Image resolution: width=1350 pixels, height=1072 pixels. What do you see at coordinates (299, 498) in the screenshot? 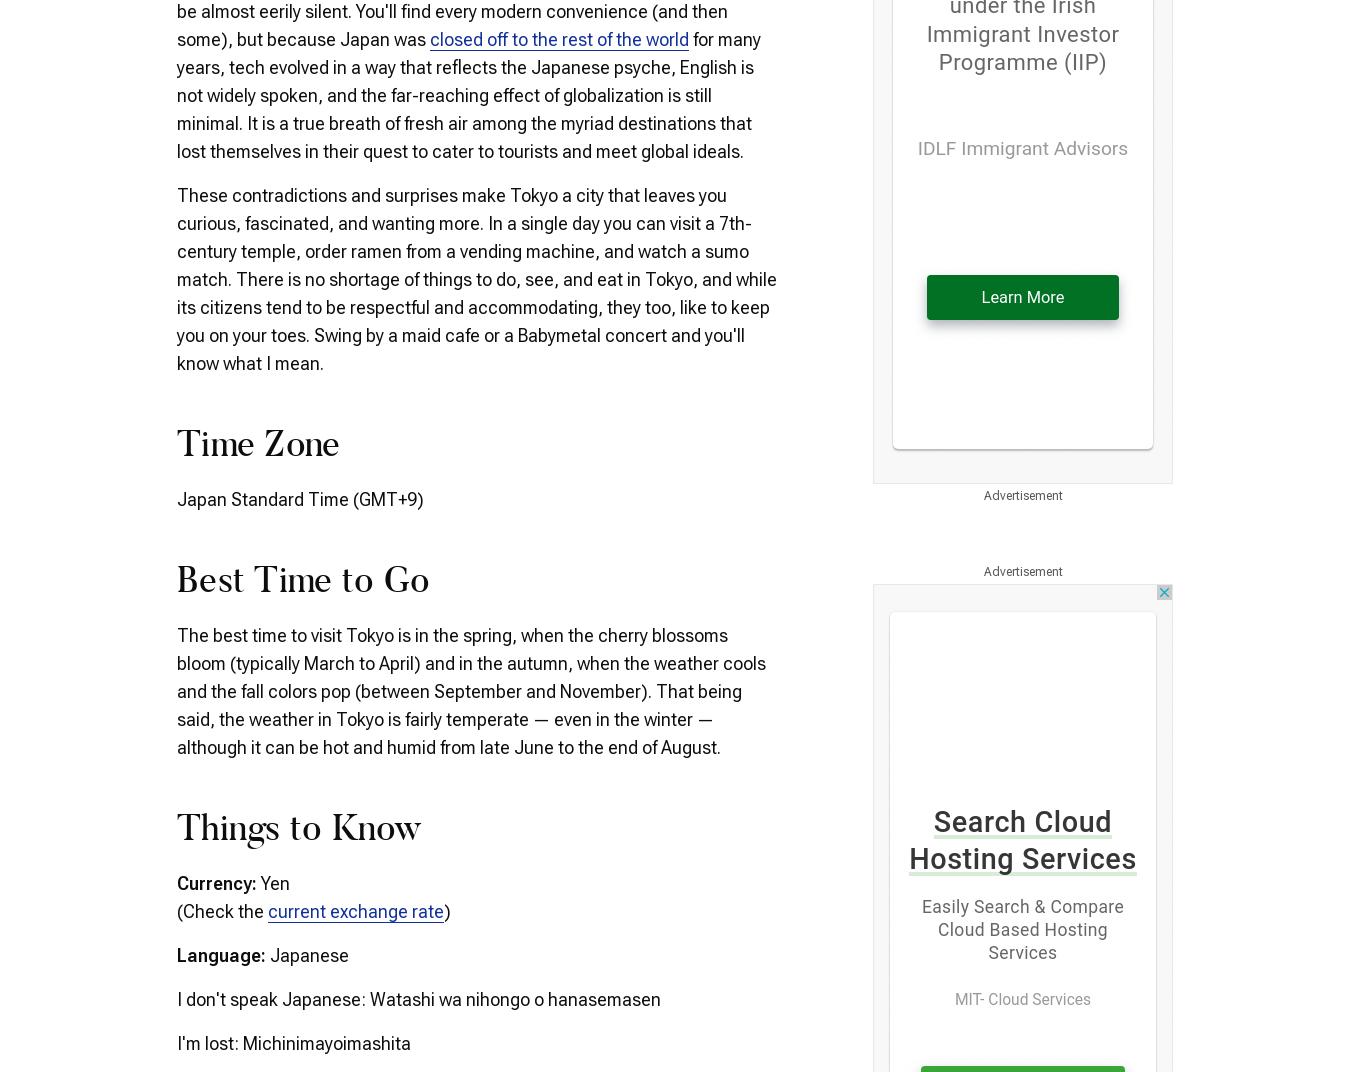
I see `'Japan Standard Time (GMT+9)'` at bounding box center [299, 498].